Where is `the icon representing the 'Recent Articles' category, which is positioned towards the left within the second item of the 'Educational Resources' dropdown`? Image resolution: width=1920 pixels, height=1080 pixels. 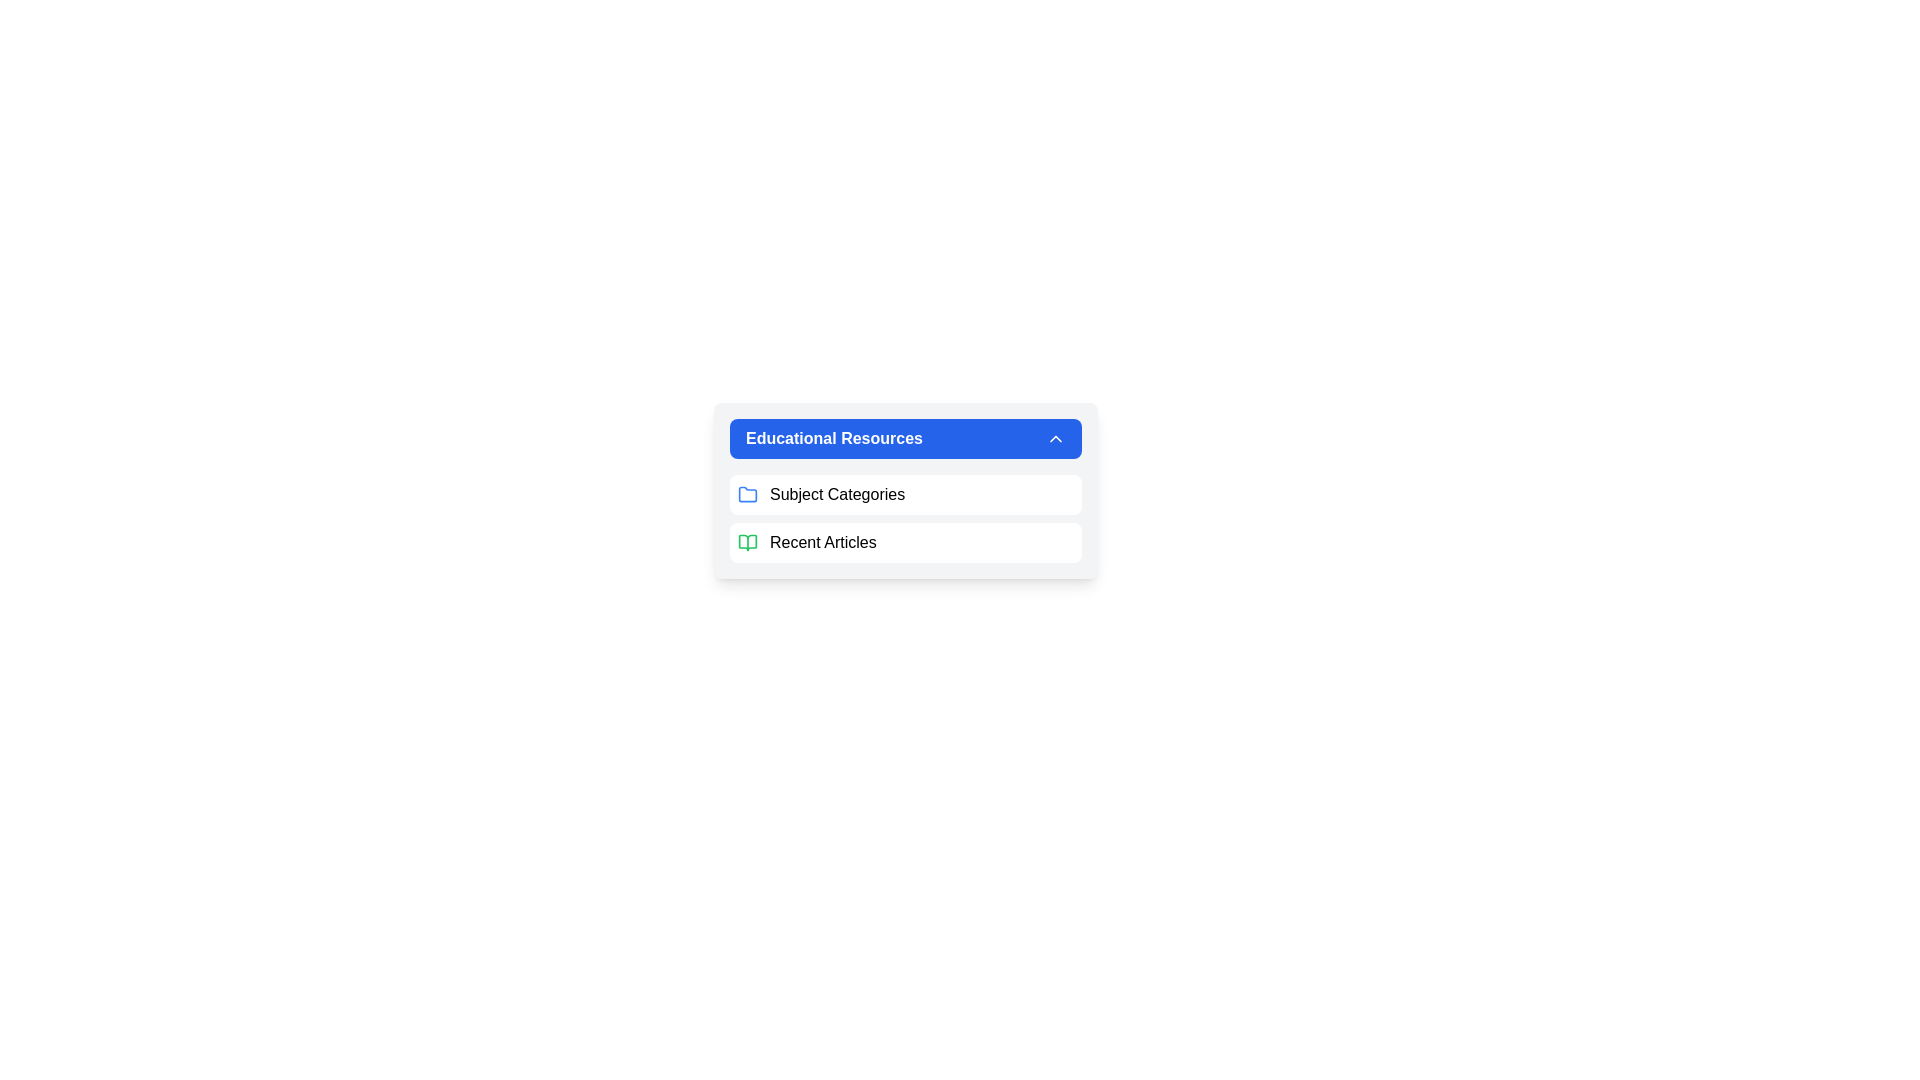 the icon representing the 'Recent Articles' category, which is positioned towards the left within the second item of the 'Educational Resources' dropdown is located at coordinates (747, 543).